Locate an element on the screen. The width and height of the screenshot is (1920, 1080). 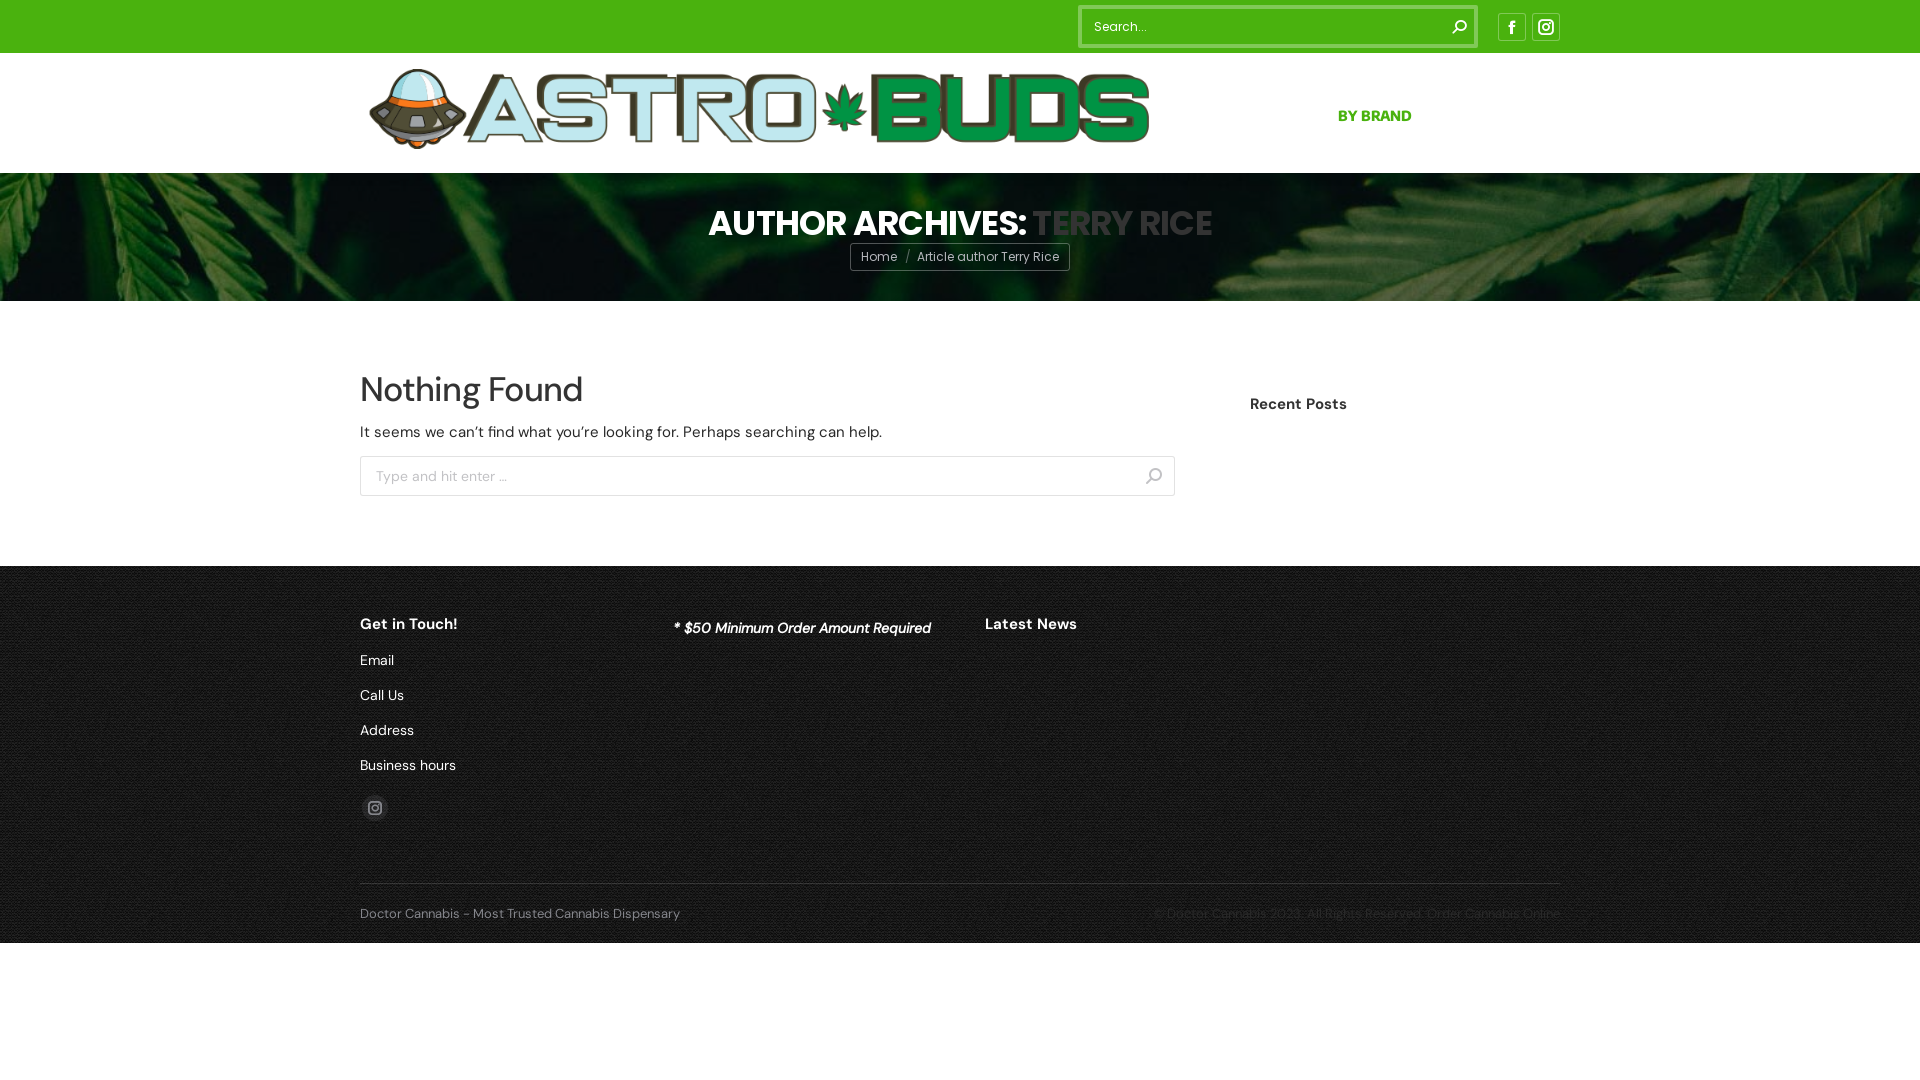
'Go!' is located at coordinates (1175, 478).